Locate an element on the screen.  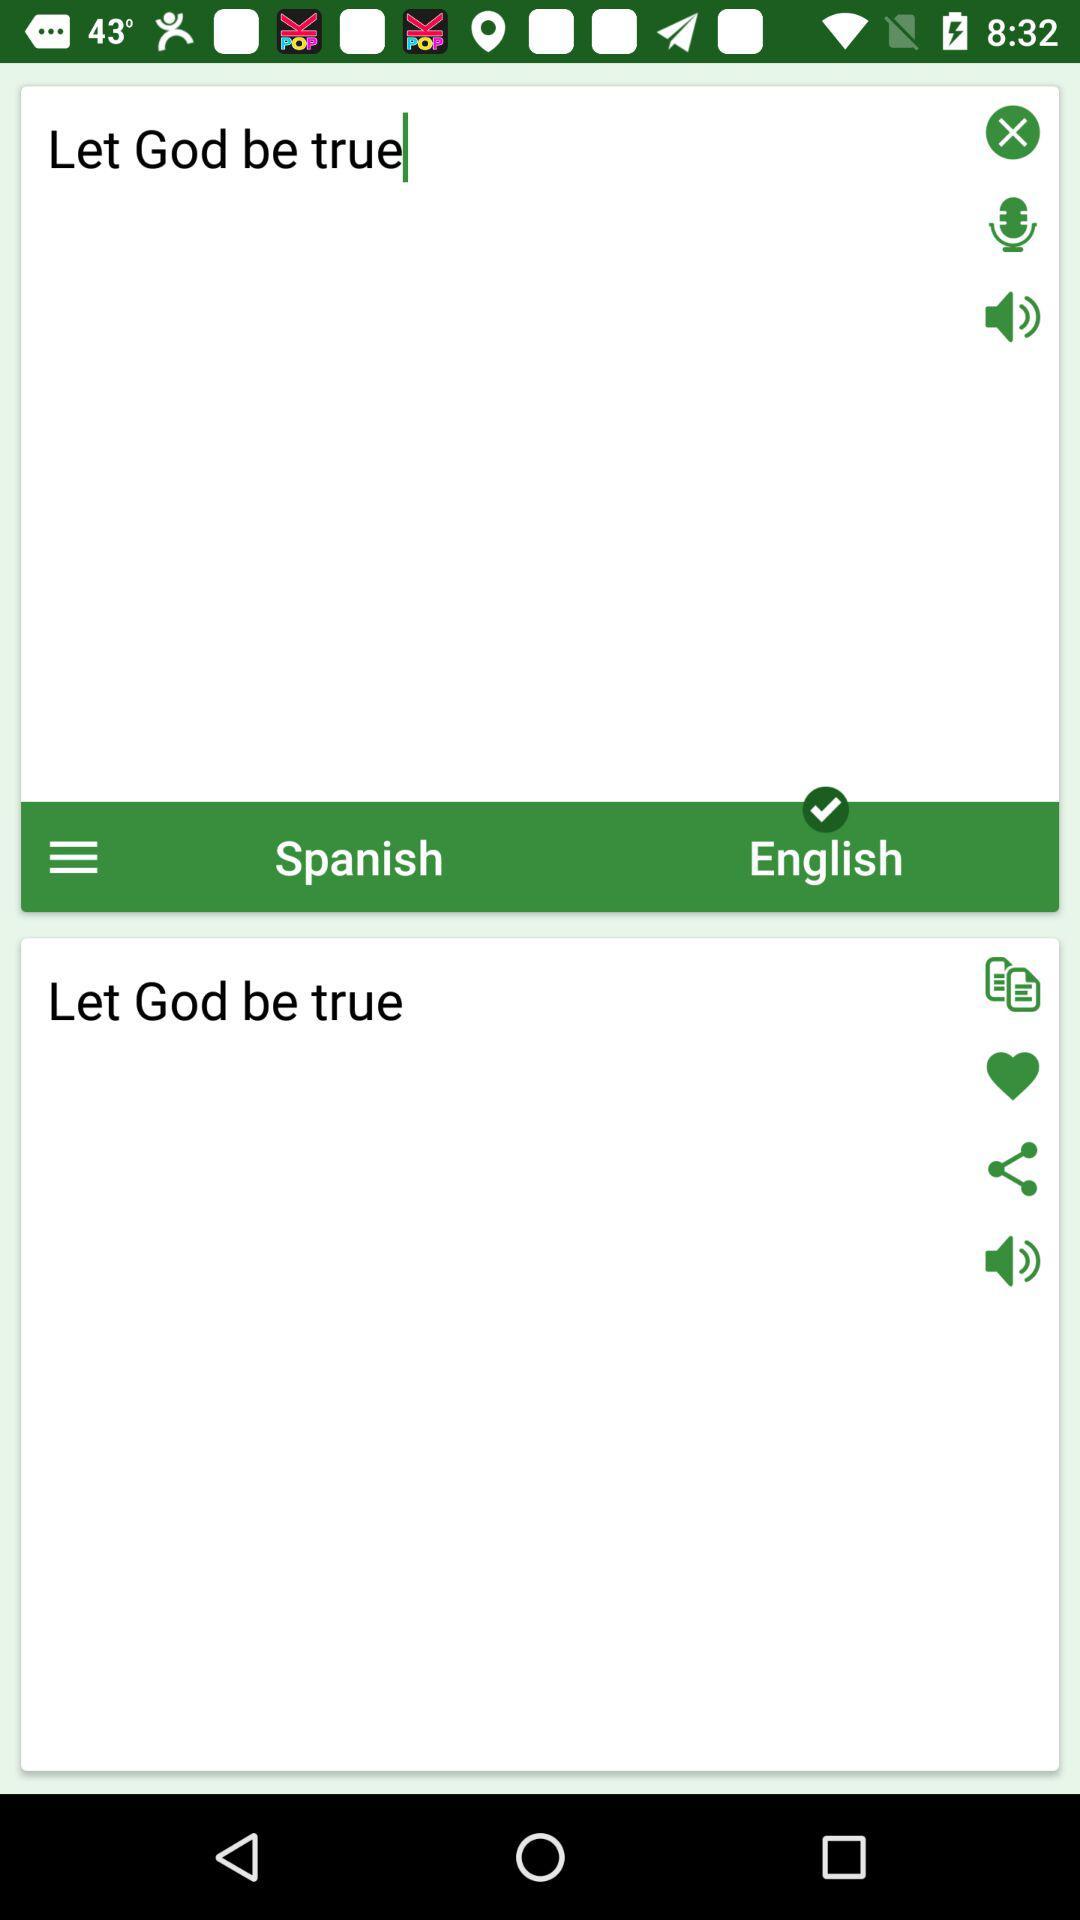
the icon to the right of spanish icon is located at coordinates (825, 856).